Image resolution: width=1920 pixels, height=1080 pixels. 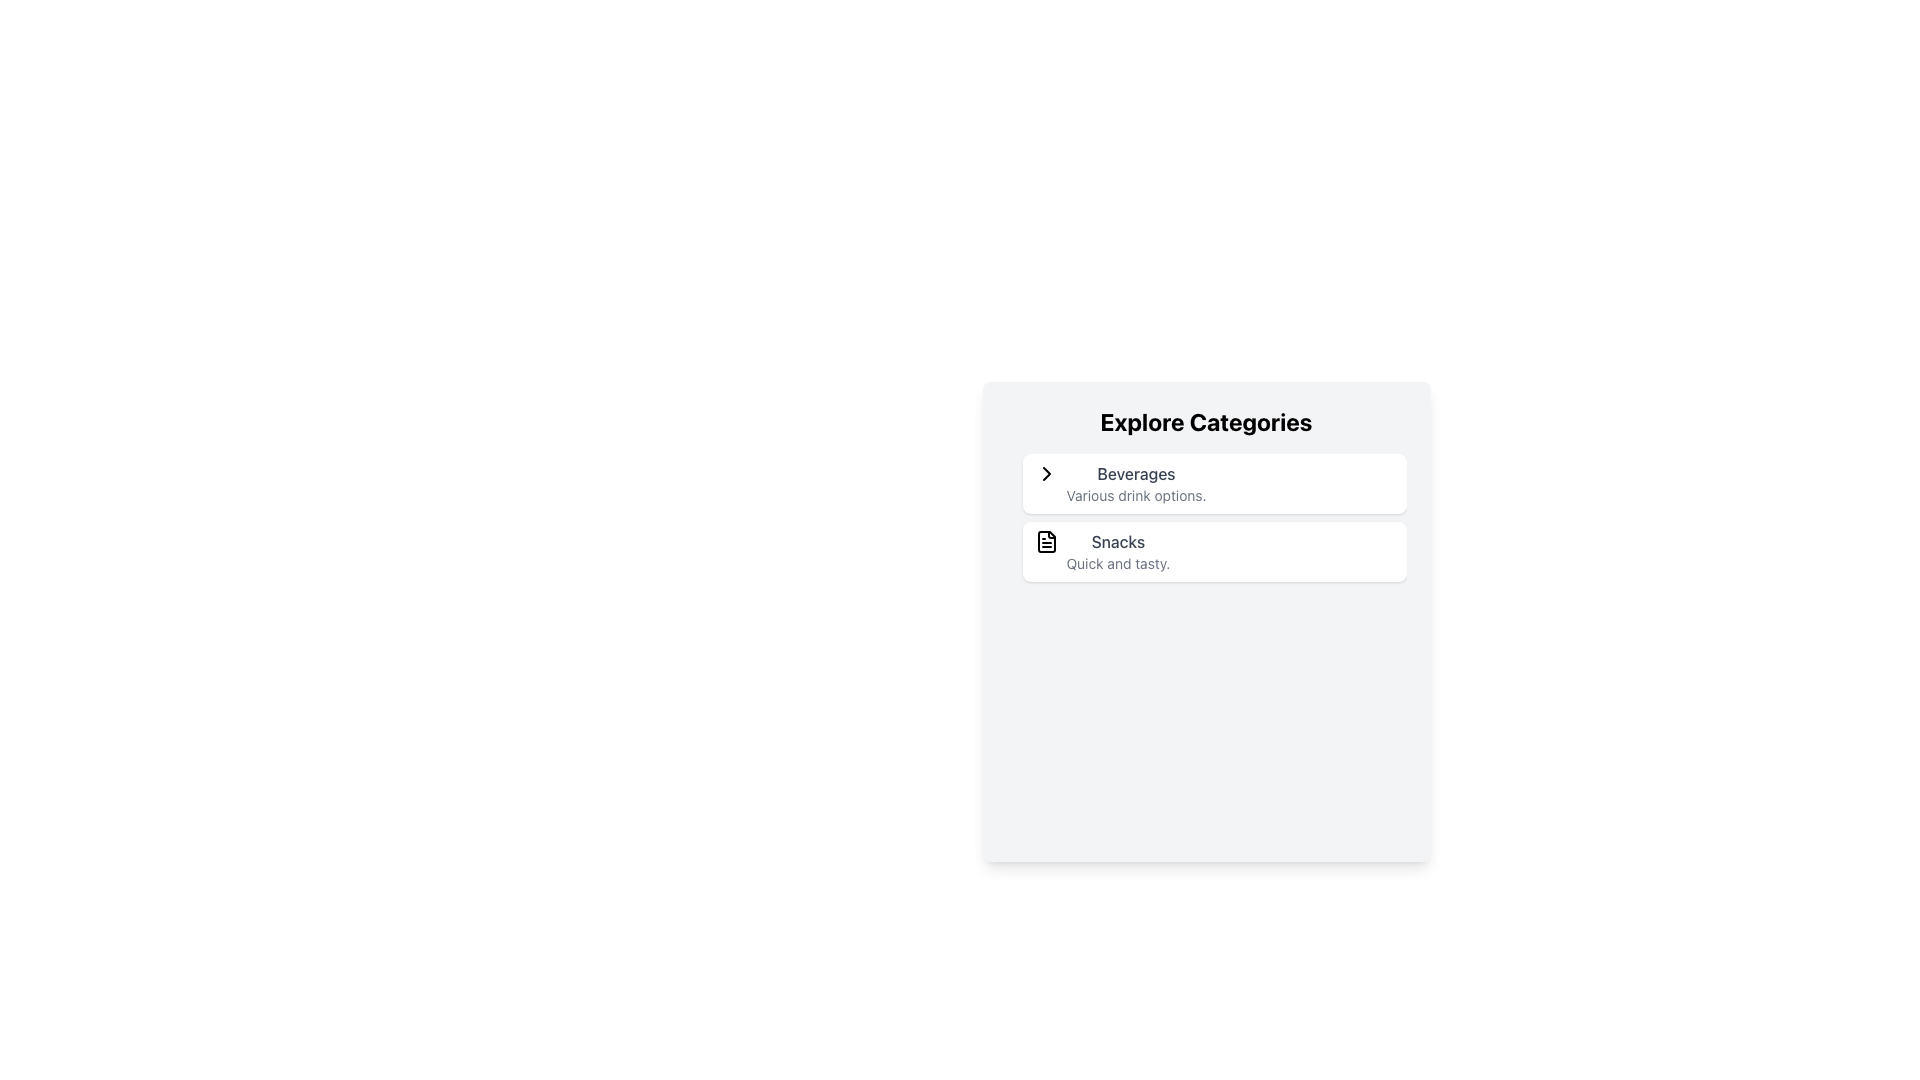 What do you see at coordinates (1213, 551) in the screenshot?
I see `the 'Snacks' category card located below the 'Beverages' card in the 'Explore Categories' section` at bounding box center [1213, 551].